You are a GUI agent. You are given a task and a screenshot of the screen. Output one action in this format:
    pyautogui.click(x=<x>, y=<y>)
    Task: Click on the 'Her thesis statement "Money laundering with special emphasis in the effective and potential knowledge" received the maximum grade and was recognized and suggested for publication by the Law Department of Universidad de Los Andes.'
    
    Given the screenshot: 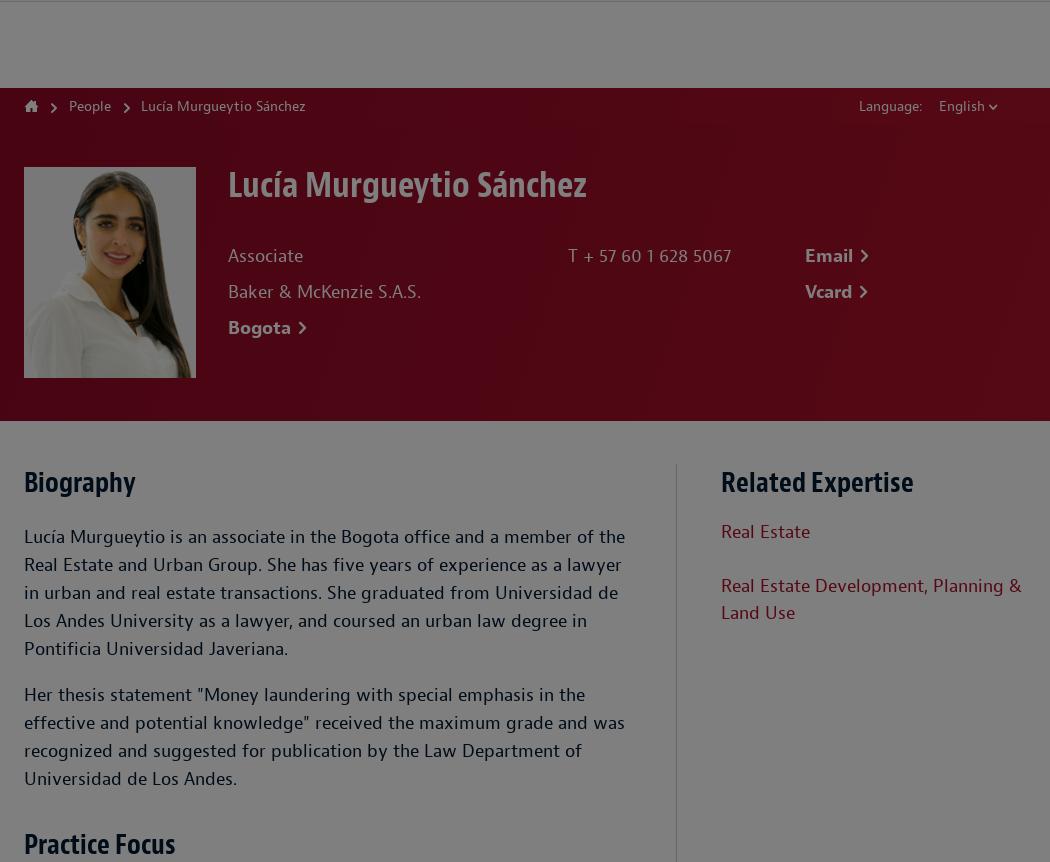 What is the action you would take?
    pyautogui.click(x=24, y=737)
    